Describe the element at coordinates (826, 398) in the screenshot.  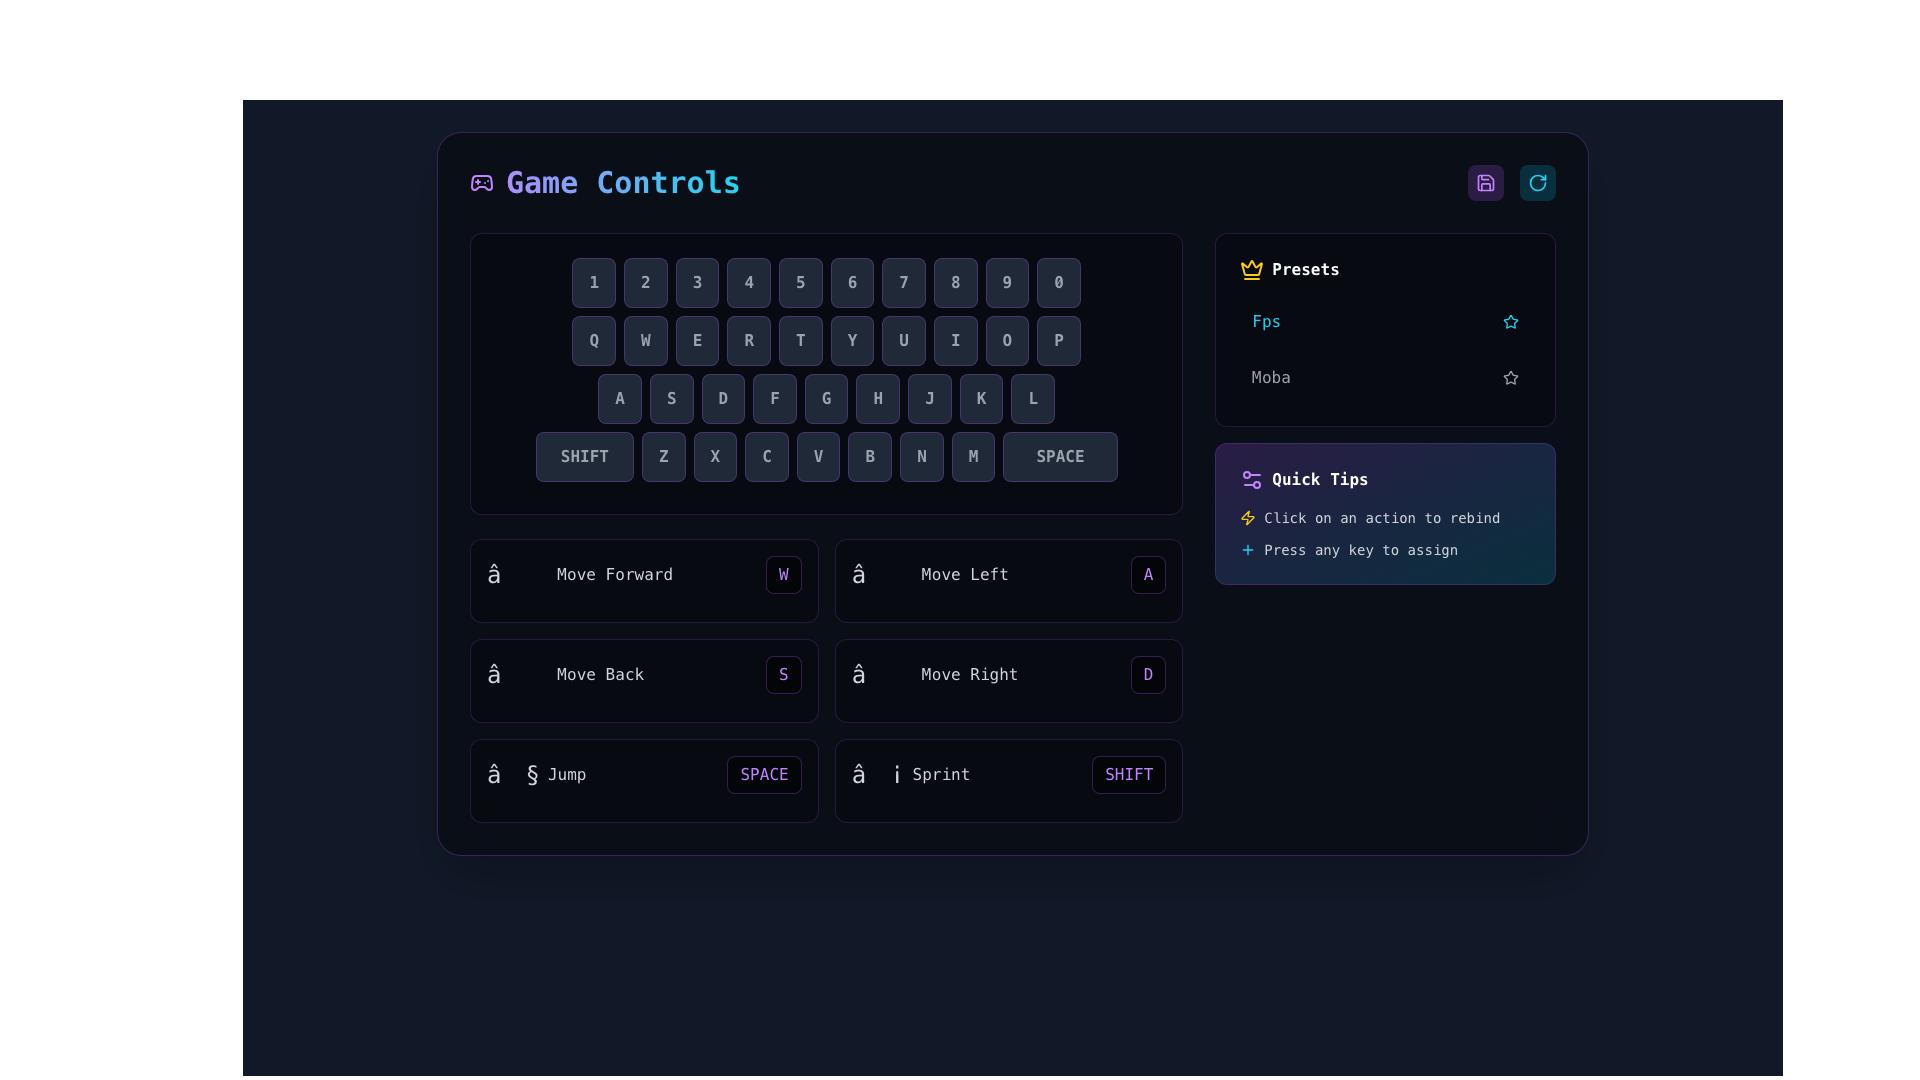
I see `the button representing the letter 'G', which is the fifth button in a horizontal row labeled 'ASDFGHJKL', located between 'F' and 'H'` at that location.